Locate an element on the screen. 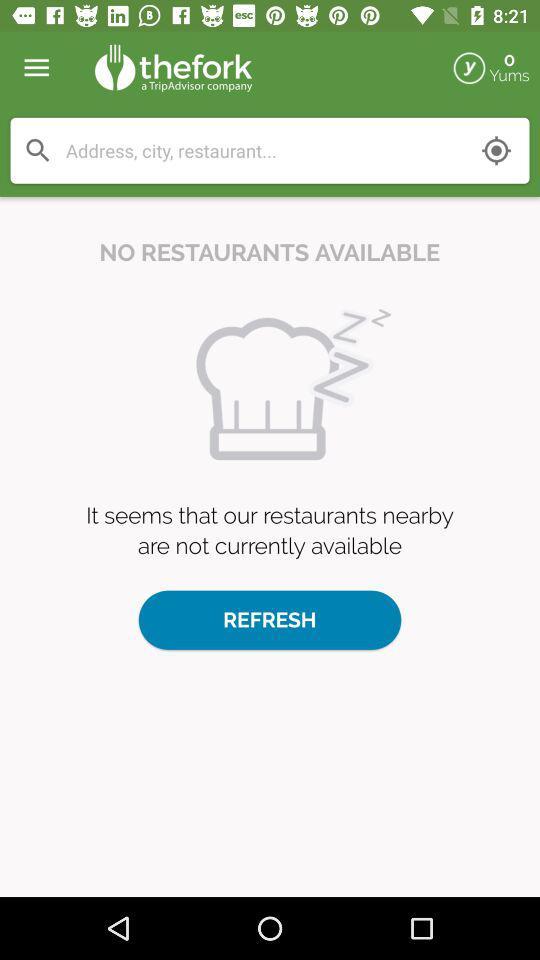  the refresh button is located at coordinates (270, 619).